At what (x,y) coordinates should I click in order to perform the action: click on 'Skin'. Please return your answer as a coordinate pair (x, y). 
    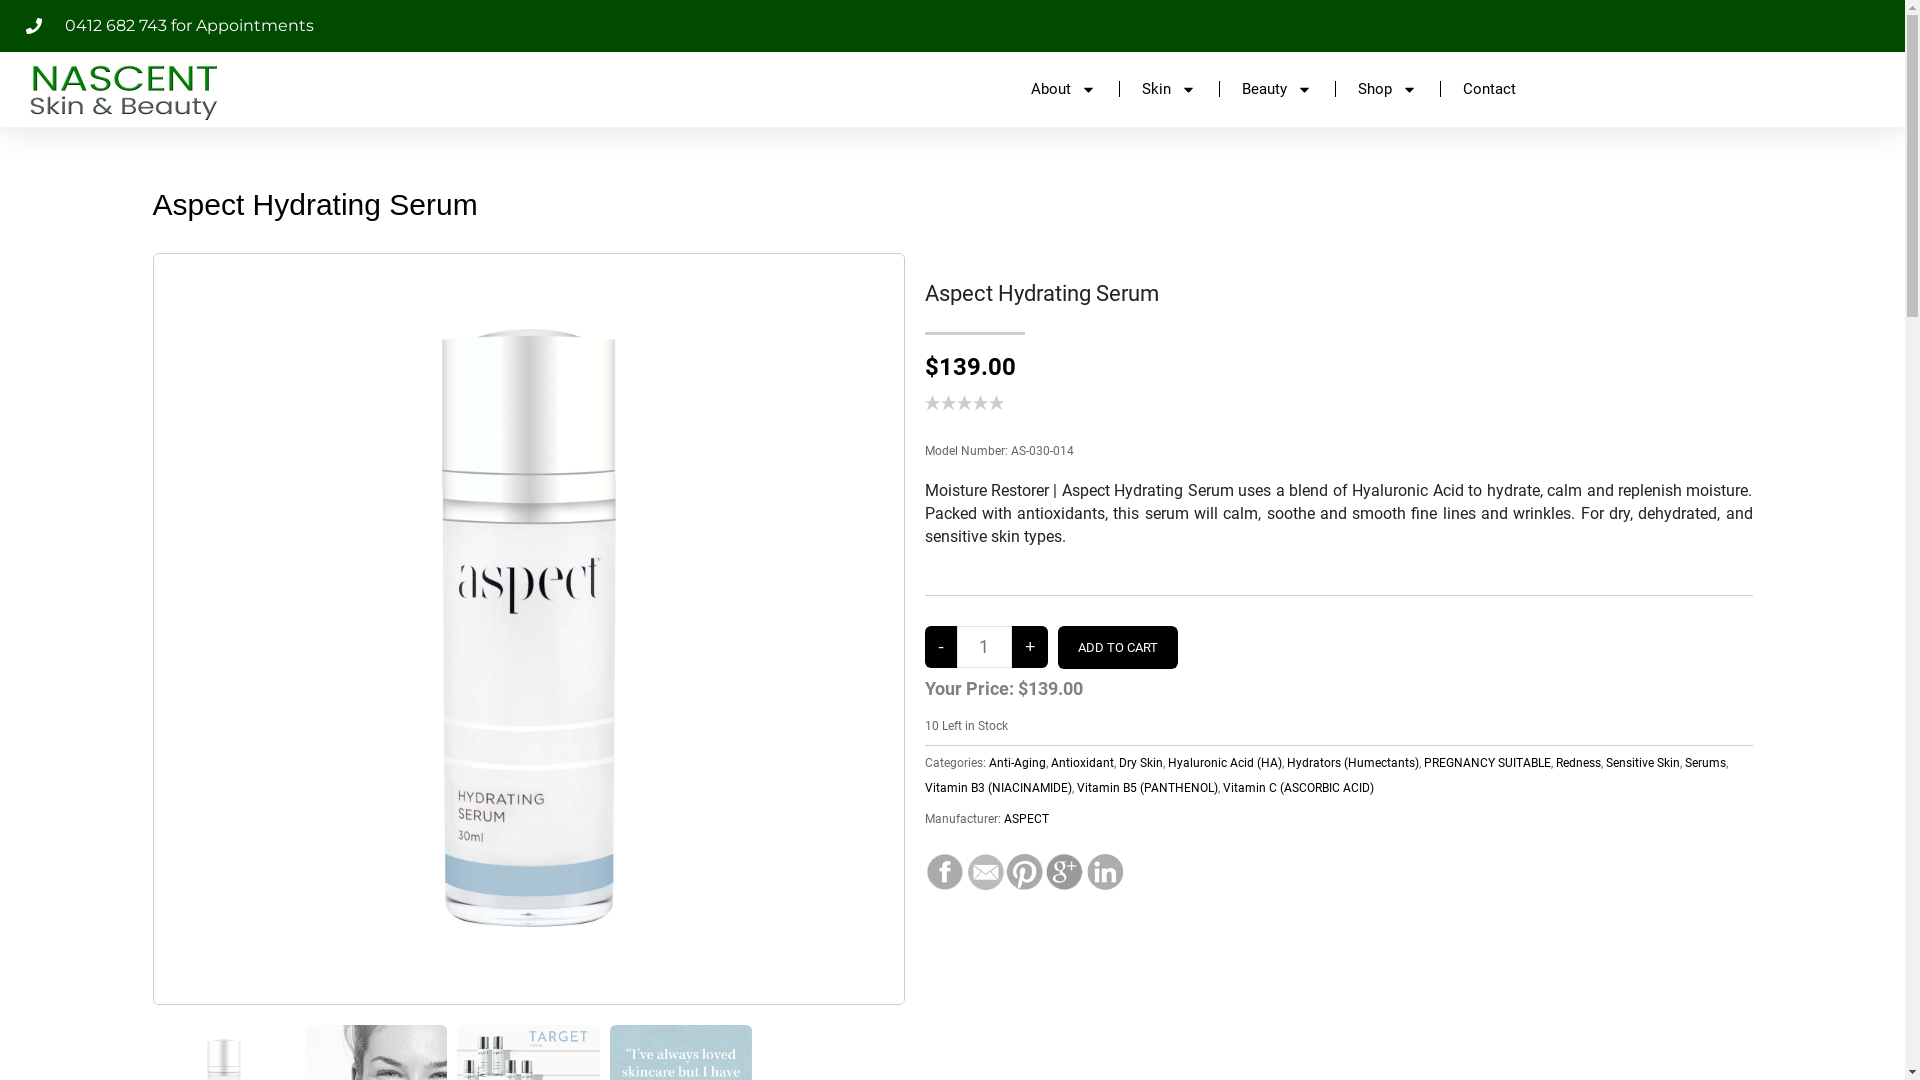
    Looking at the image, I should click on (1169, 87).